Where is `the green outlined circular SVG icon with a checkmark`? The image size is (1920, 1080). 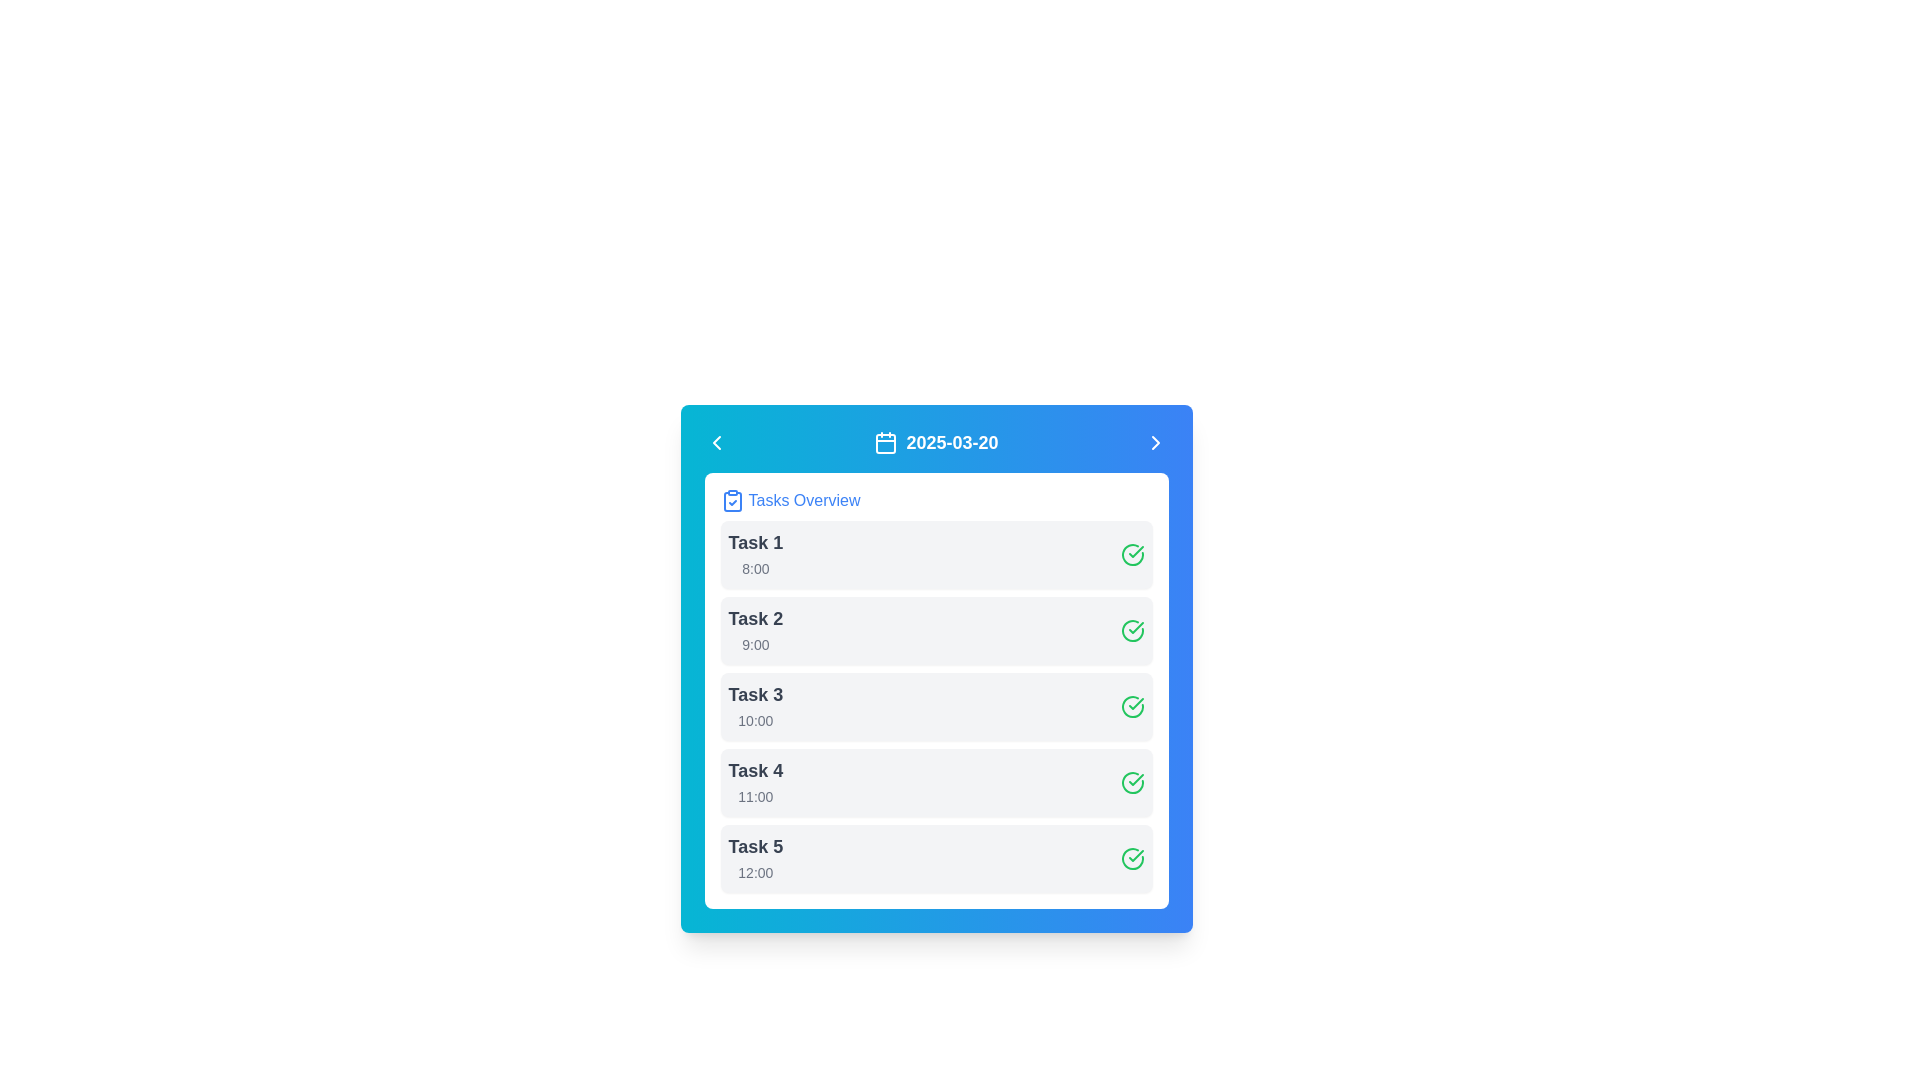
the green outlined circular SVG icon with a checkmark is located at coordinates (1132, 705).